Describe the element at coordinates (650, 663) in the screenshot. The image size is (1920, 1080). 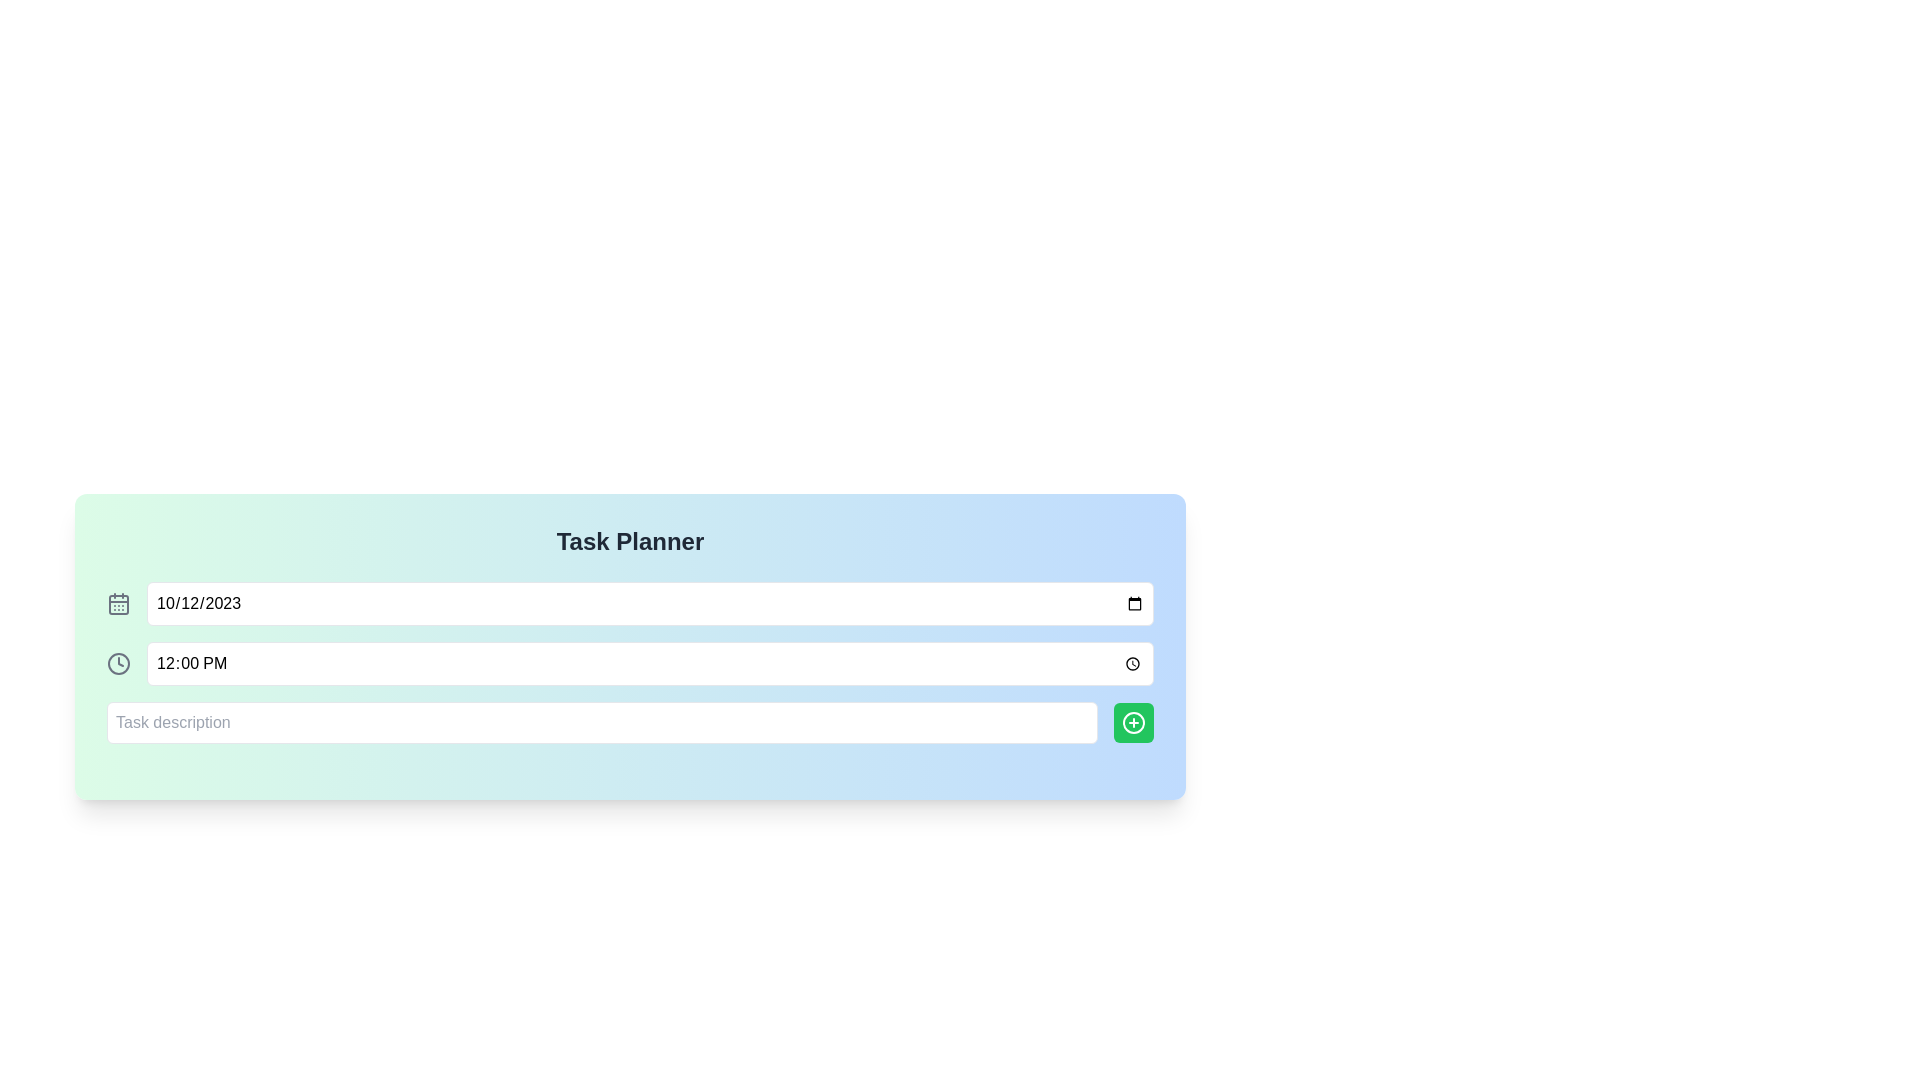
I see `the time input field displaying '12:00 PM'` at that location.